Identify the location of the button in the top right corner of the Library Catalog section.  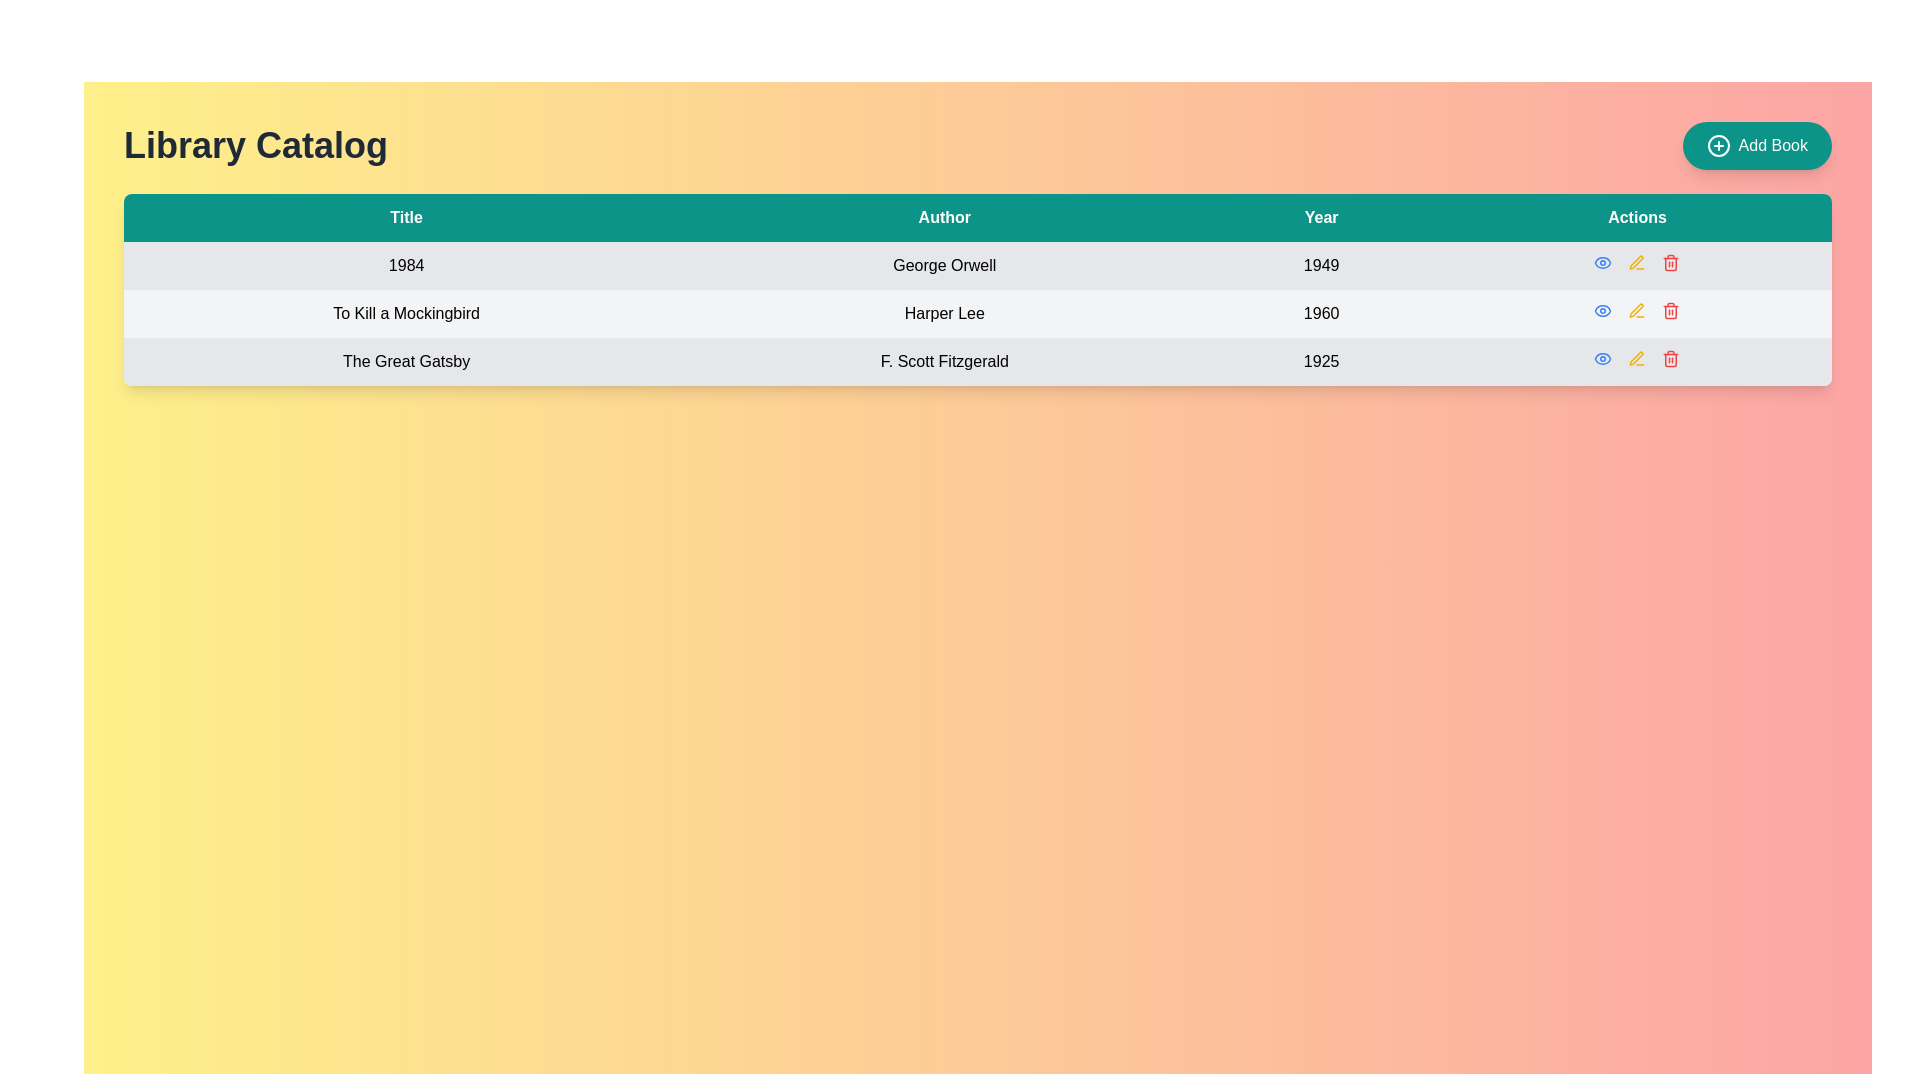
(1756, 145).